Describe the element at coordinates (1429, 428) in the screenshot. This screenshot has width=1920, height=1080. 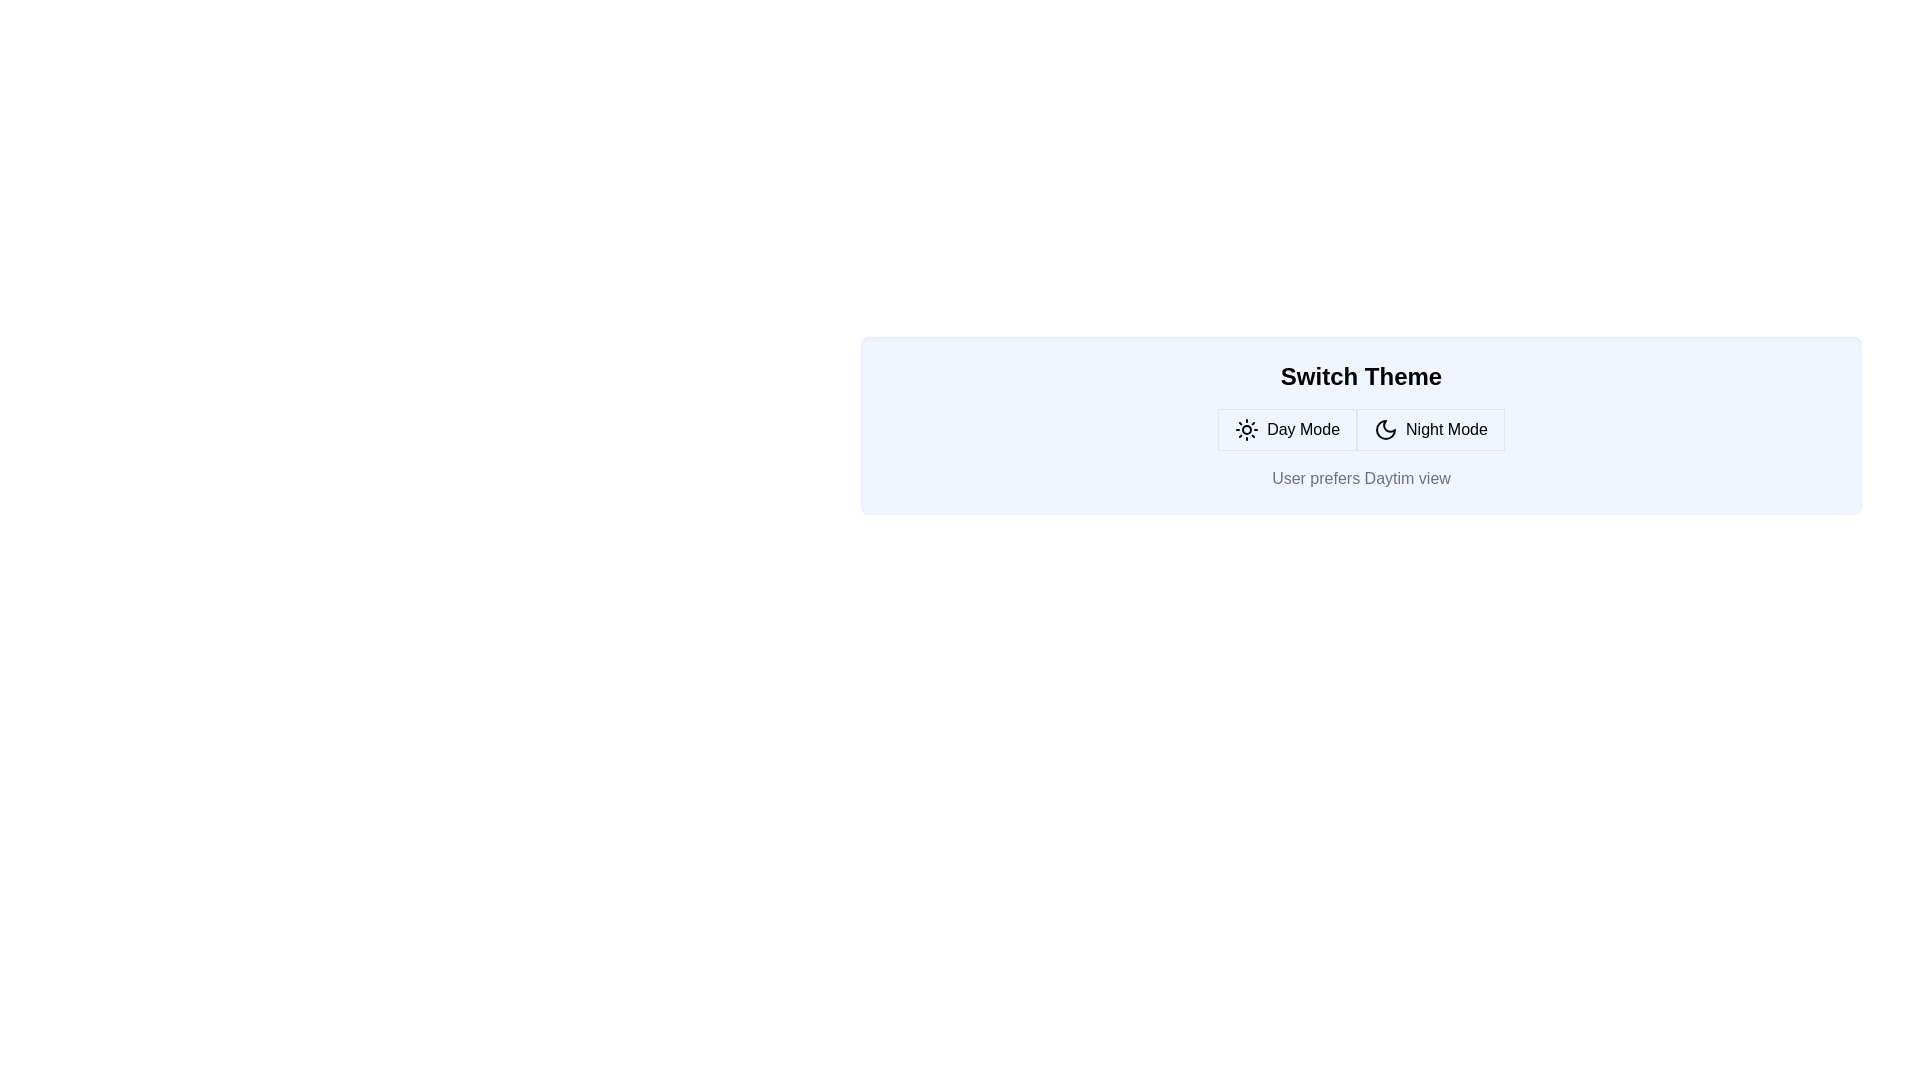
I see `the button corresponding to Night Mode mode` at that location.